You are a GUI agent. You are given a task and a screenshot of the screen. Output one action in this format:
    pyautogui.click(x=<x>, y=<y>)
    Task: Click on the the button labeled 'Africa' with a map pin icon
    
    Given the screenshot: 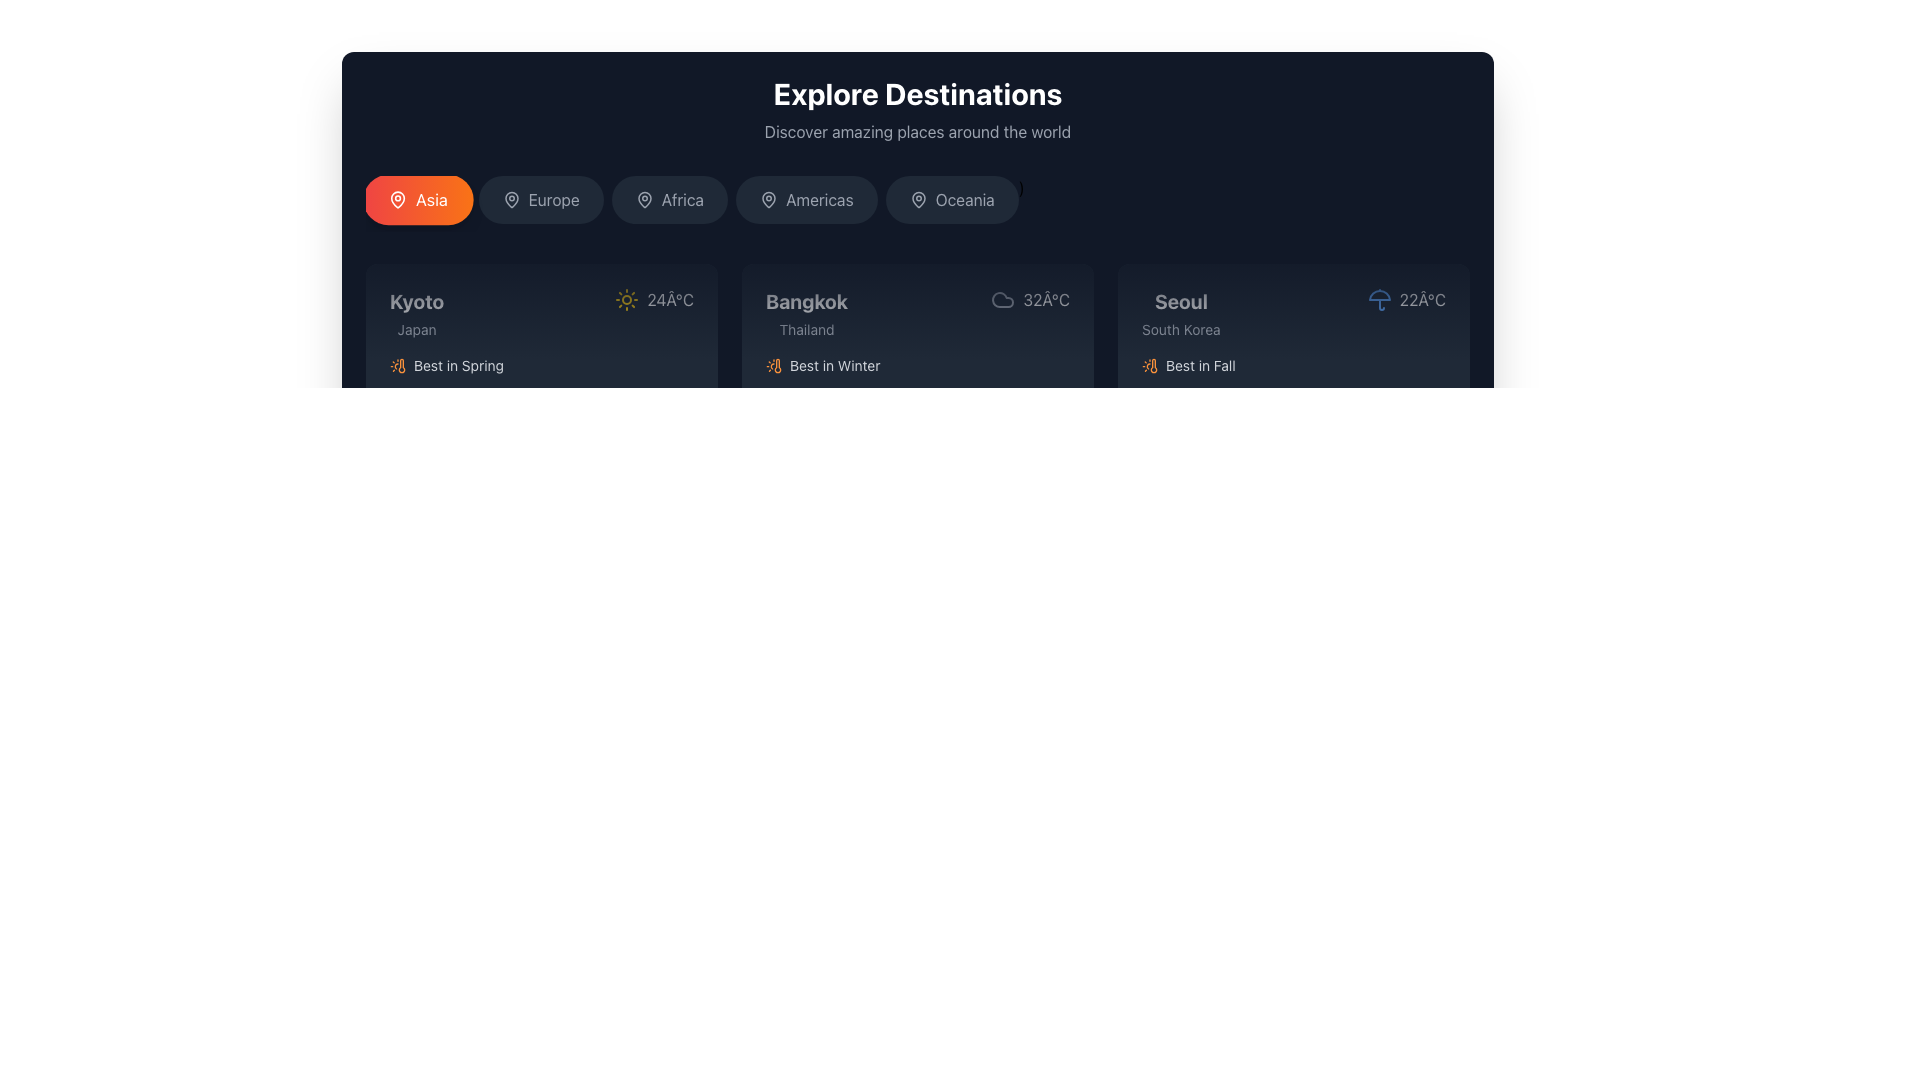 What is the action you would take?
    pyautogui.click(x=669, y=200)
    